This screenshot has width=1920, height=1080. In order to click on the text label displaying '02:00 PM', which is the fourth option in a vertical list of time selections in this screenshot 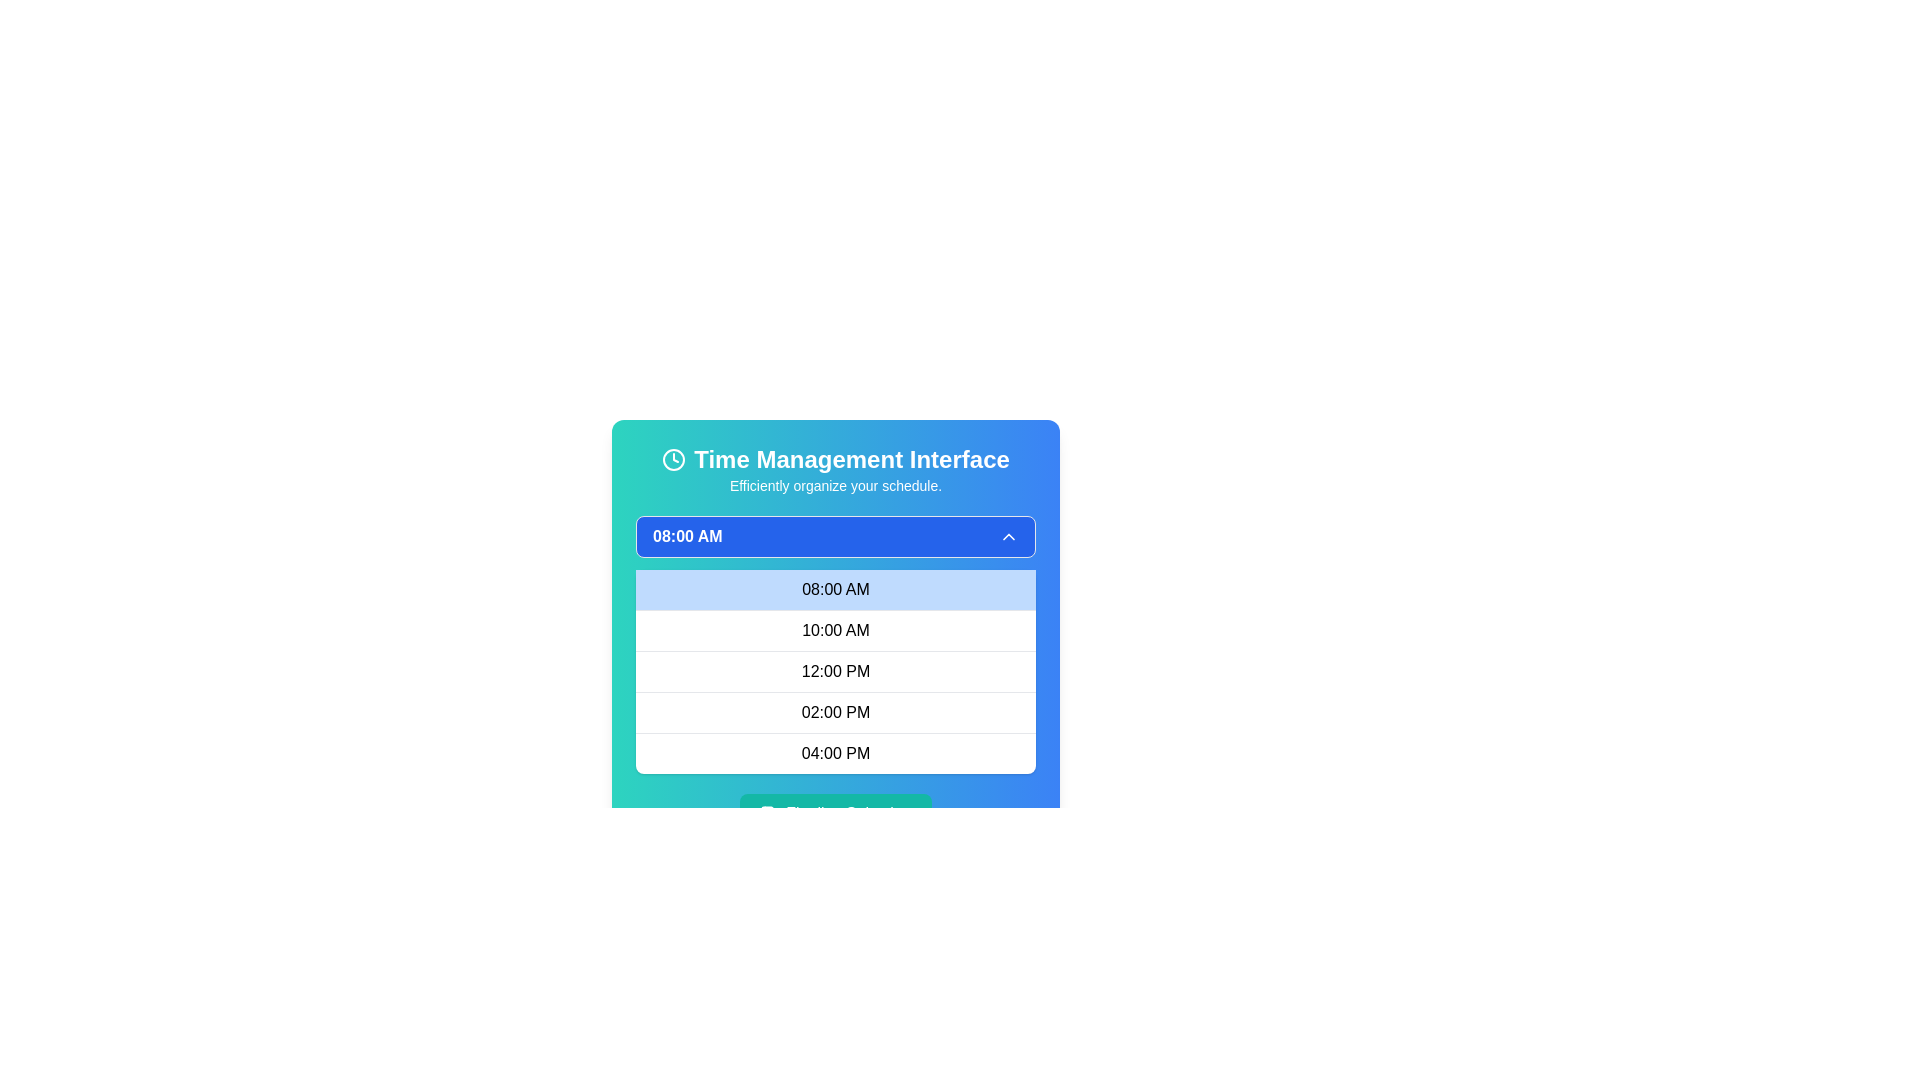, I will do `click(835, 711)`.